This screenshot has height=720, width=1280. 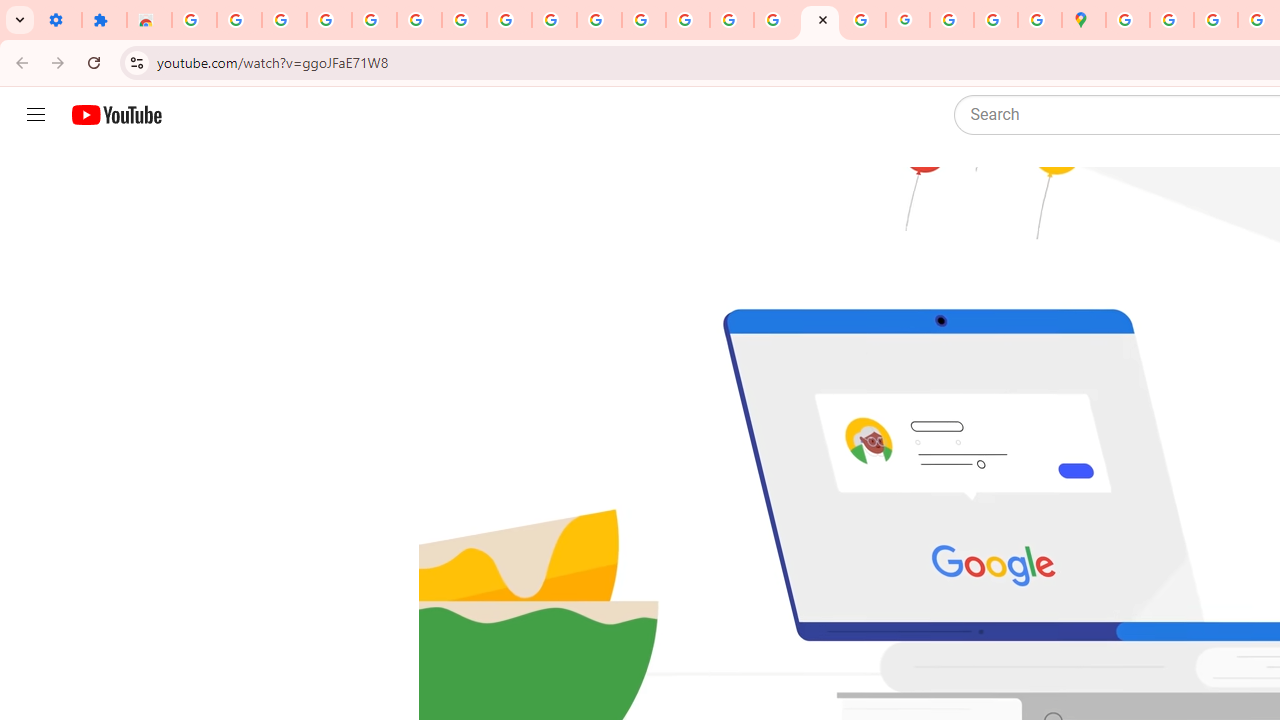 I want to click on 'Settings - On startup', so click(x=59, y=20).